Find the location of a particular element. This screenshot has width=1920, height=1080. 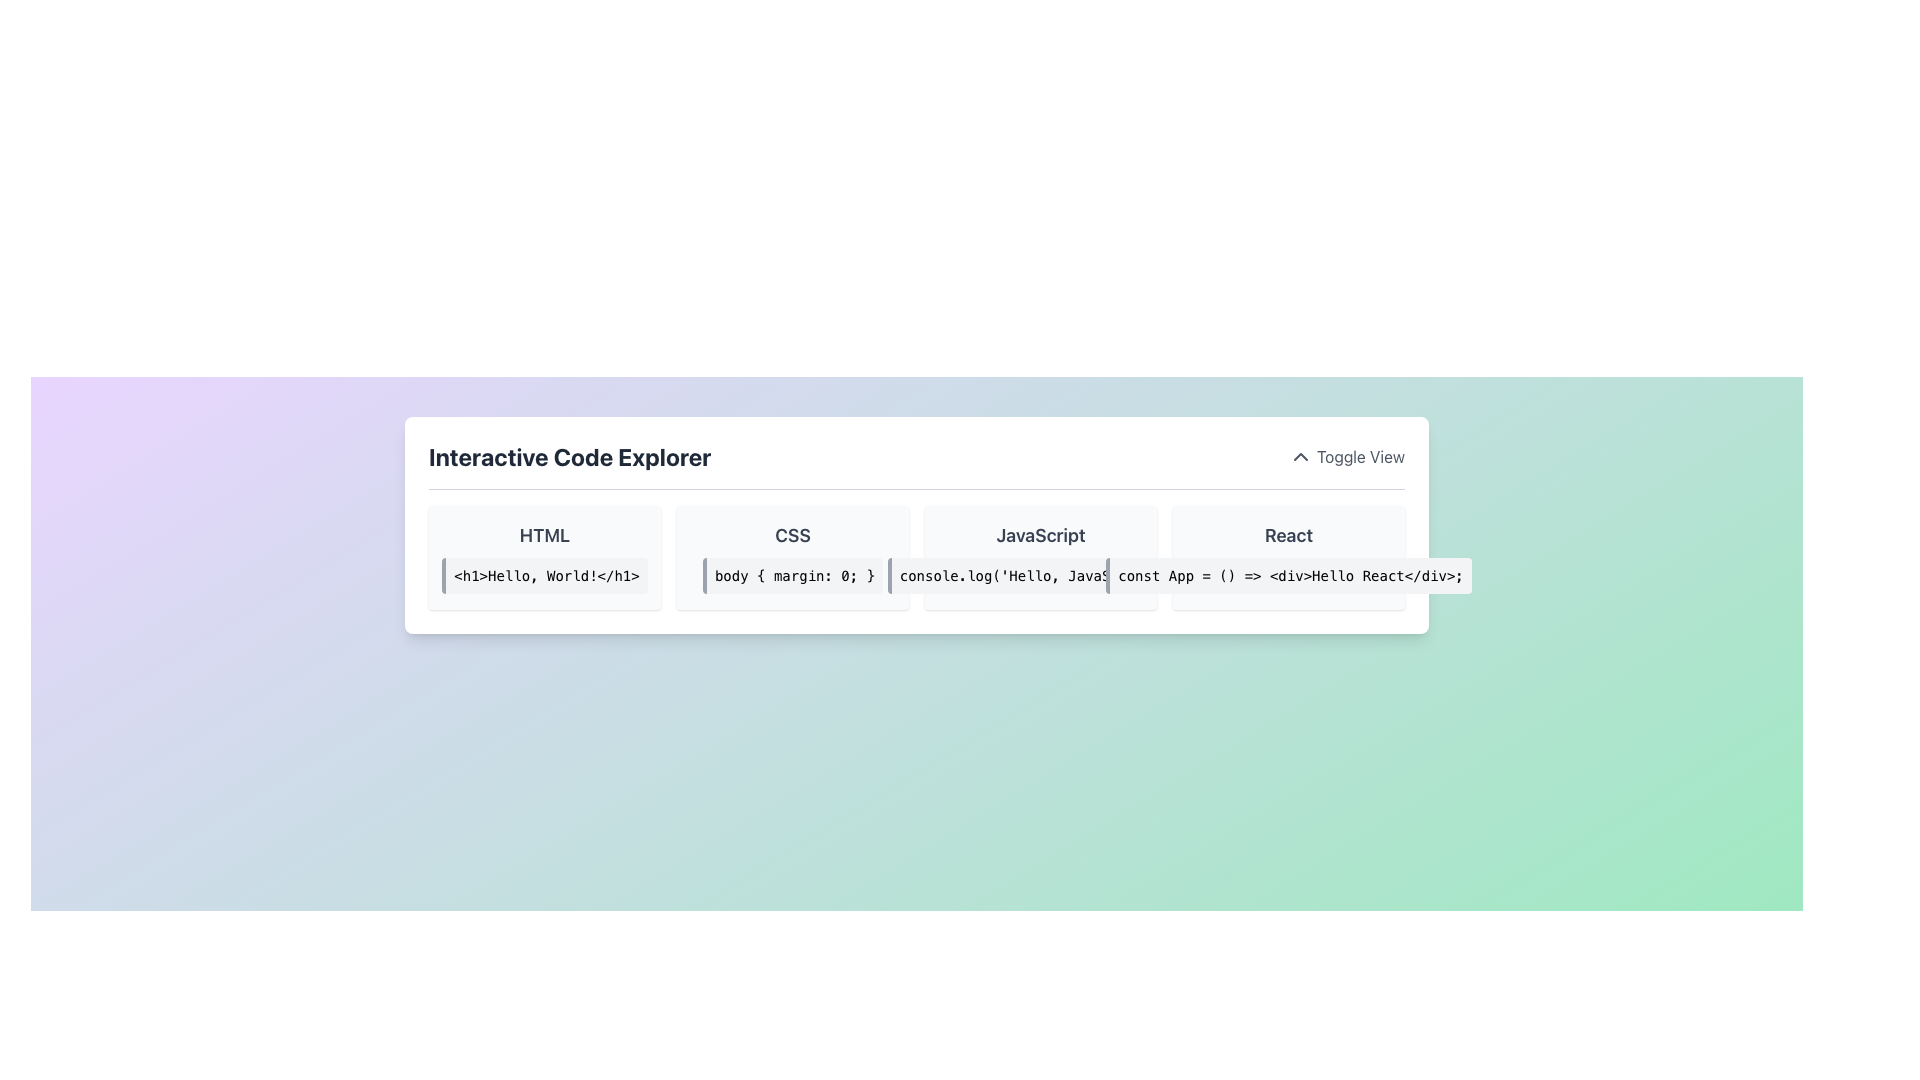

the fourth informational card in the grid that presents a title and a code snippet for React is located at coordinates (1289, 558).